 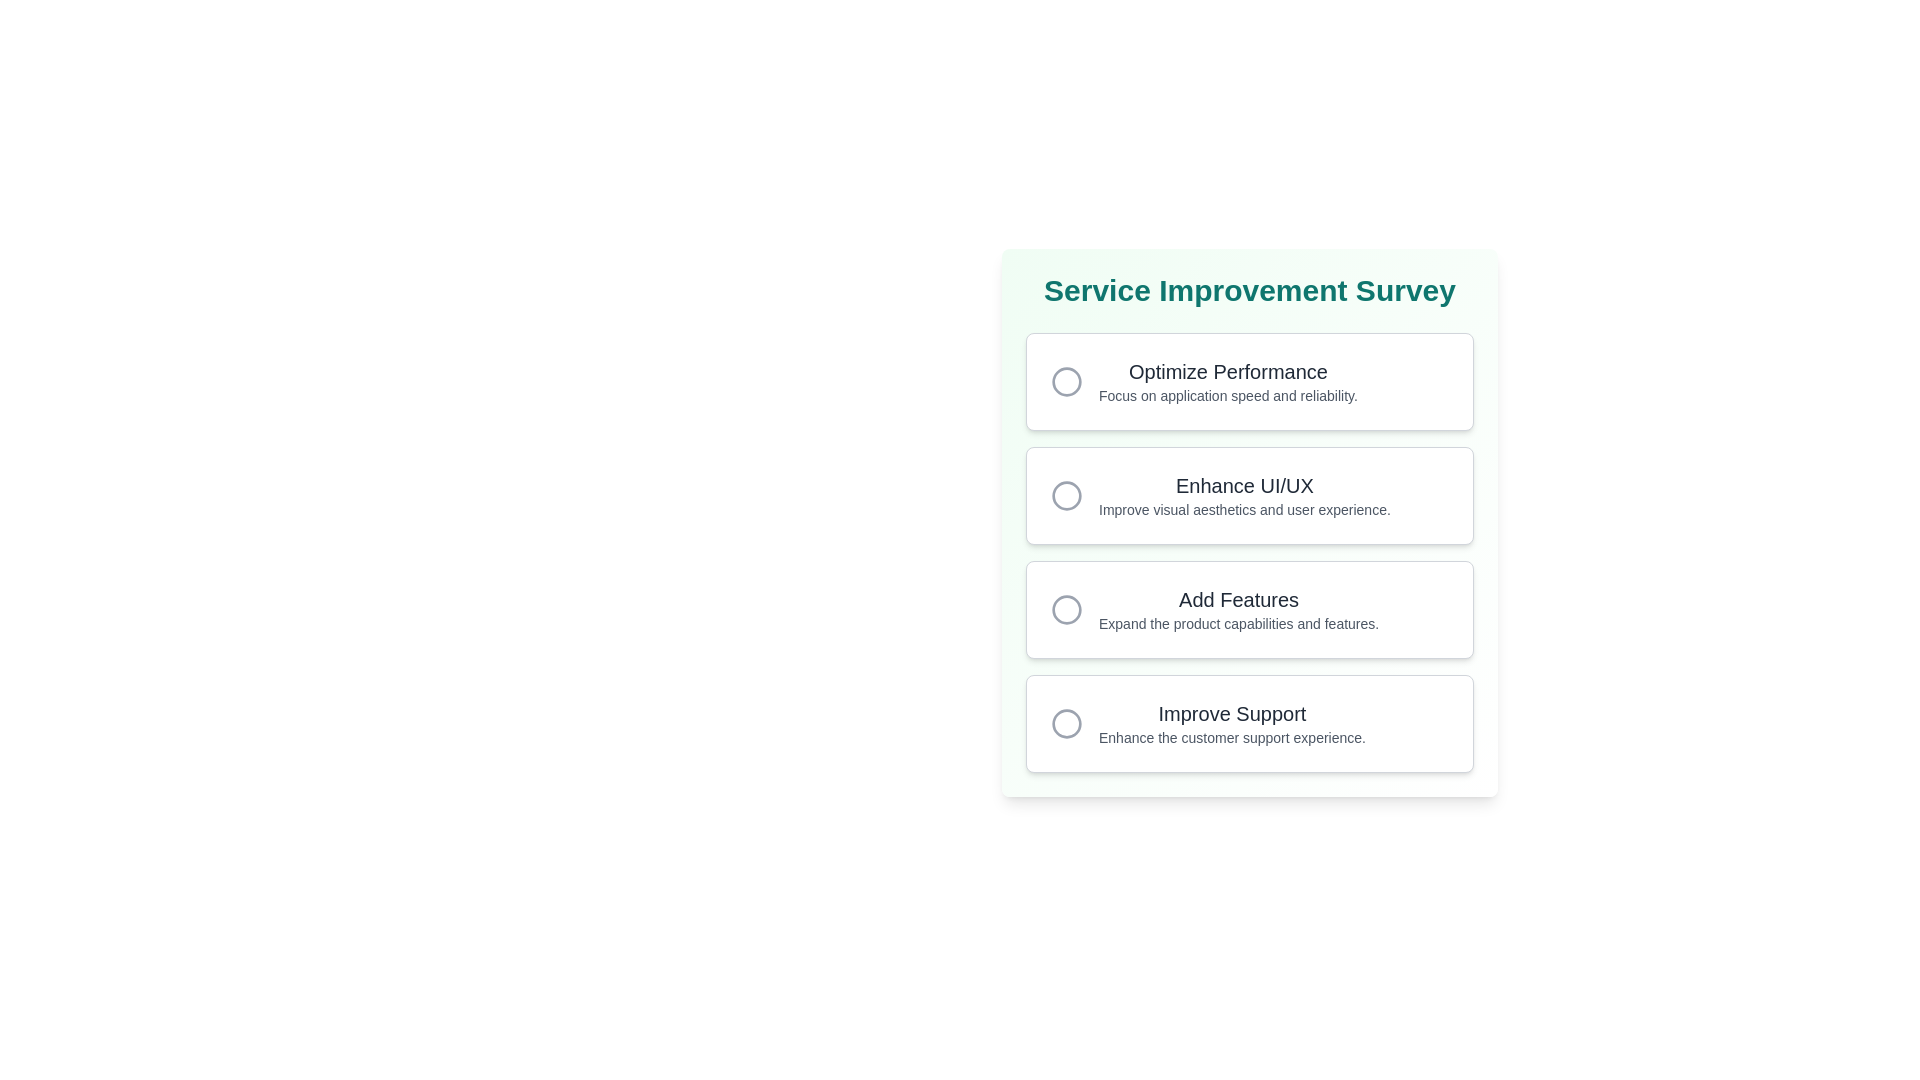 What do you see at coordinates (1238, 599) in the screenshot?
I see `text label displaying 'Add Features' in bold, dark gray font, which is positioned above the description in the third section of the survey list` at bounding box center [1238, 599].